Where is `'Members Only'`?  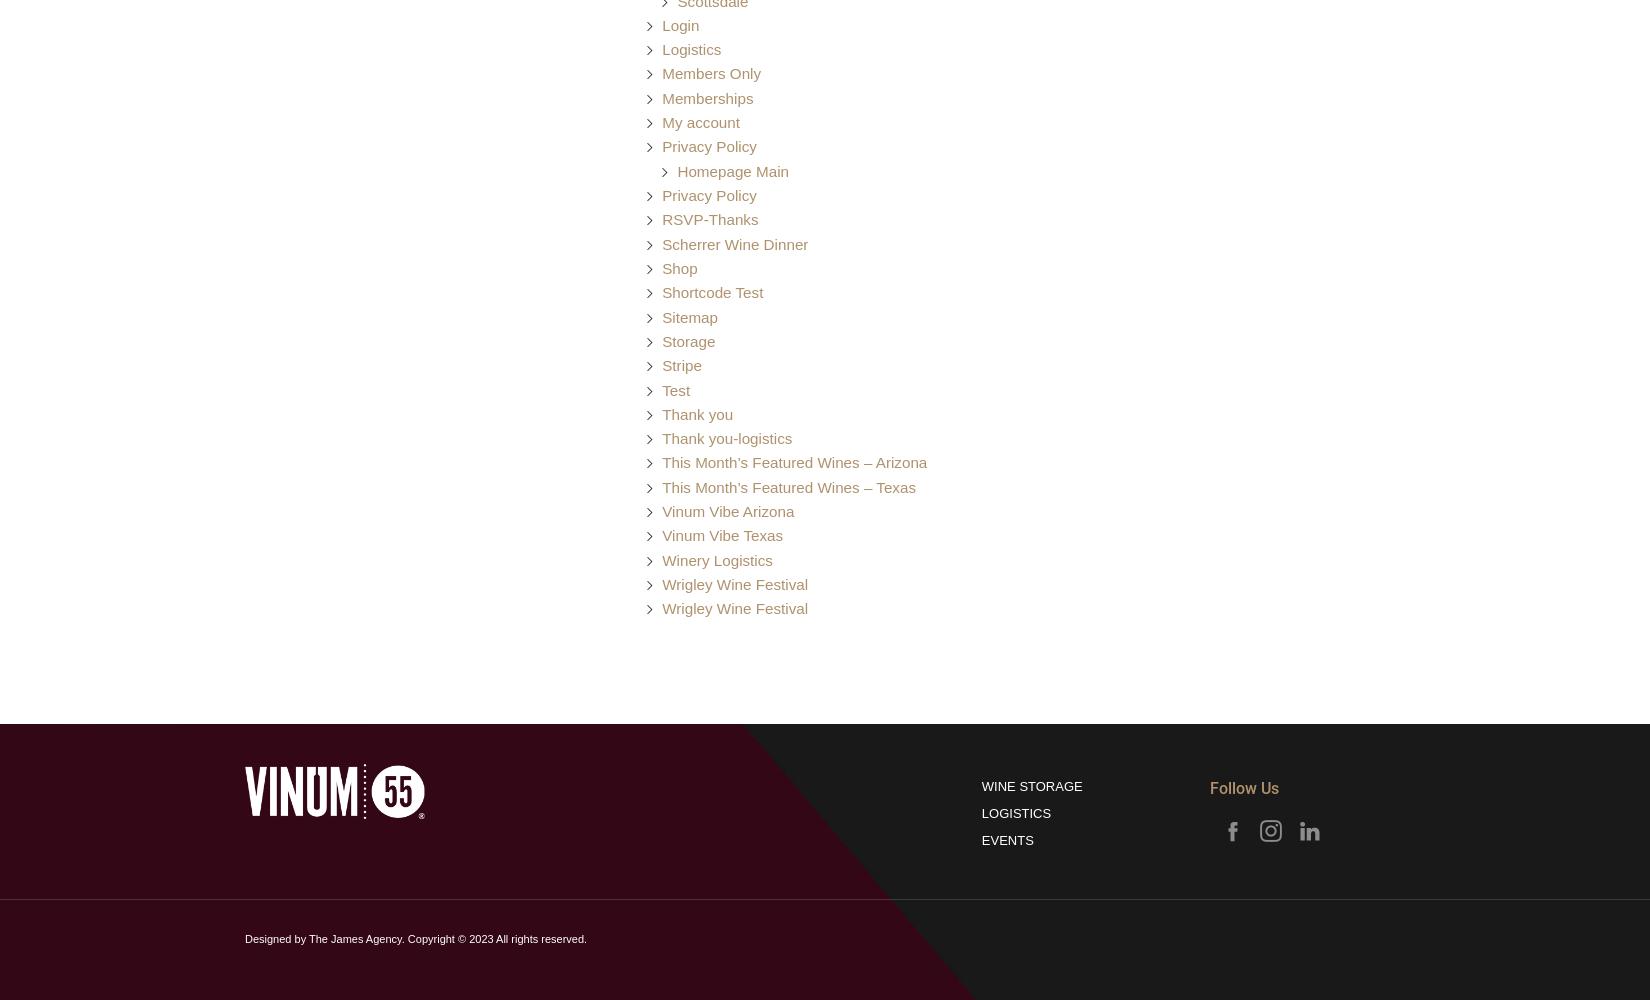 'Members Only' is located at coordinates (660, 72).